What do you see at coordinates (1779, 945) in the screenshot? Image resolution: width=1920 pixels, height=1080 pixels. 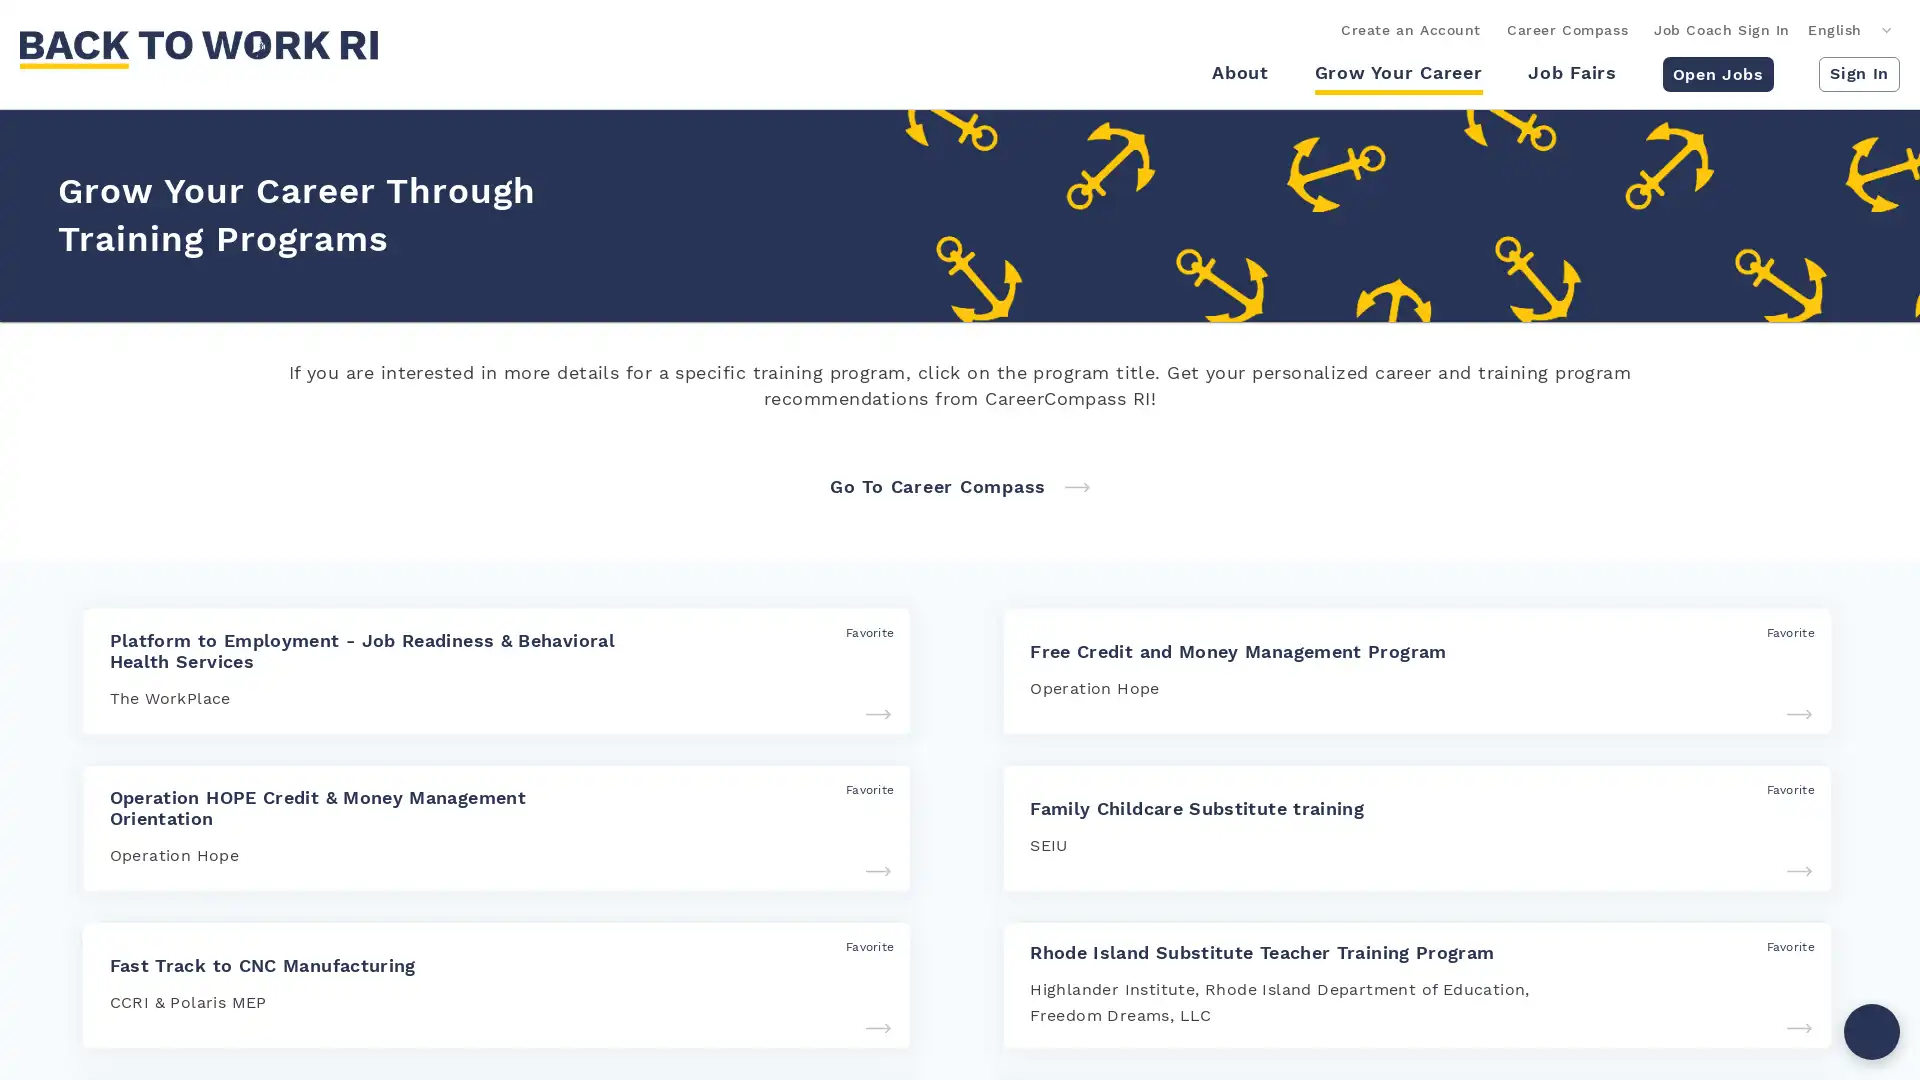 I see `not favorite Favorite` at bounding box center [1779, 945].